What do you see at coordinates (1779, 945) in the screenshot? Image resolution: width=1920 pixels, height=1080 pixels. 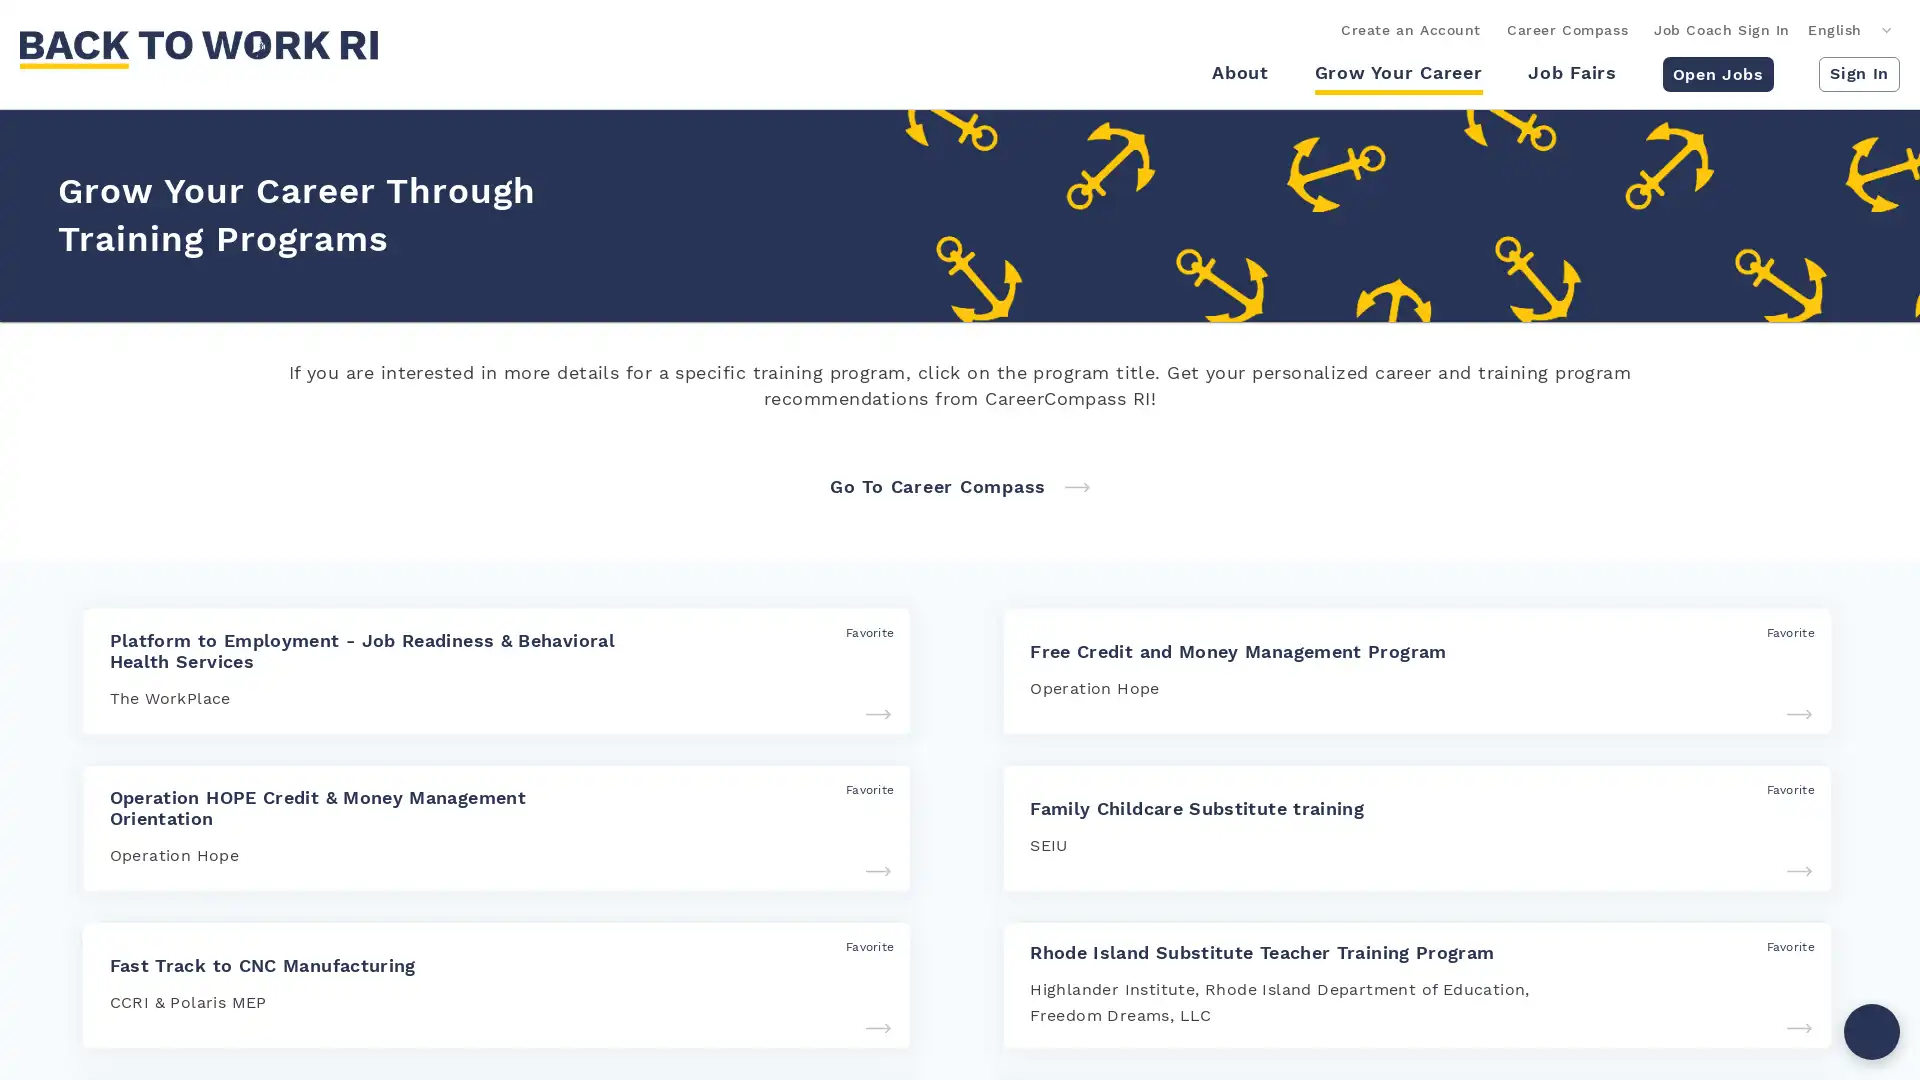 I see `not favorite Favorite` at bounding box center [1779, 945].